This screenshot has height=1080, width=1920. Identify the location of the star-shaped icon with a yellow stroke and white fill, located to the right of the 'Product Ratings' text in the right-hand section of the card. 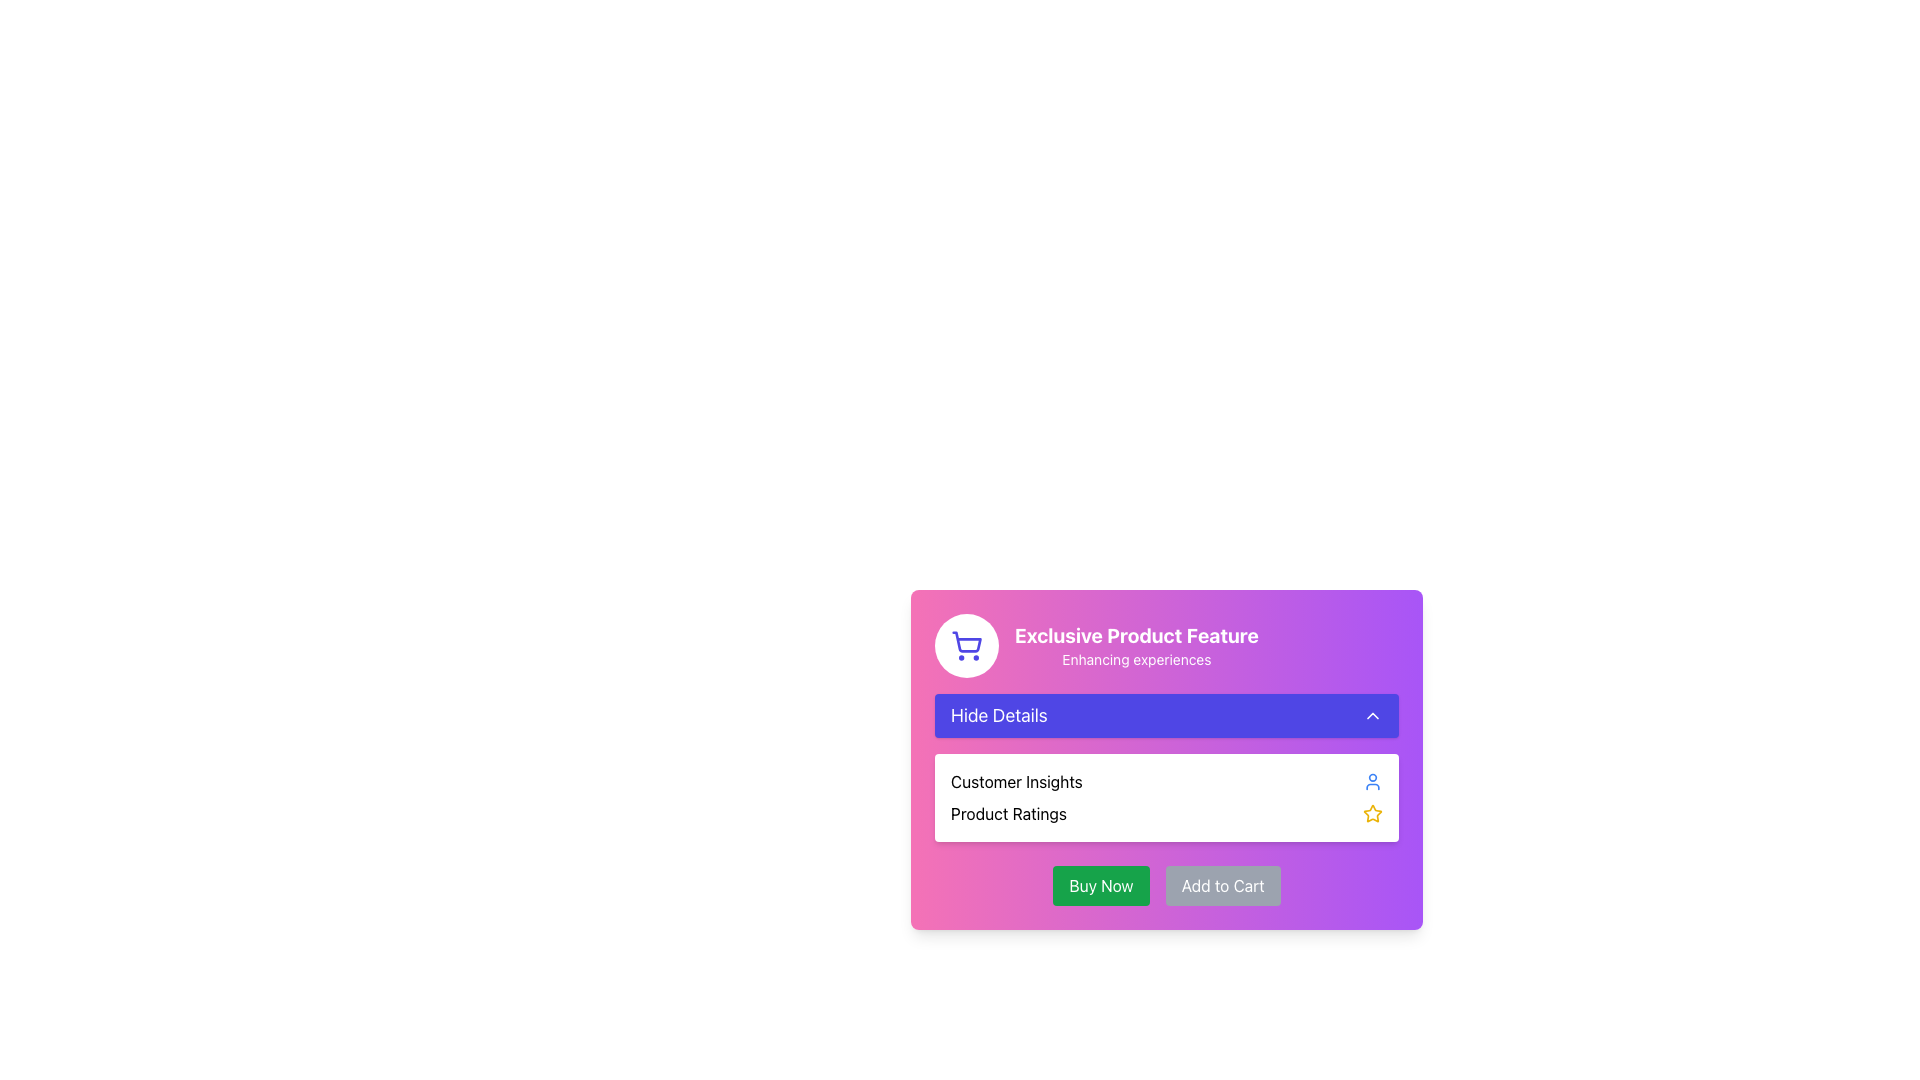
(1371, 813).